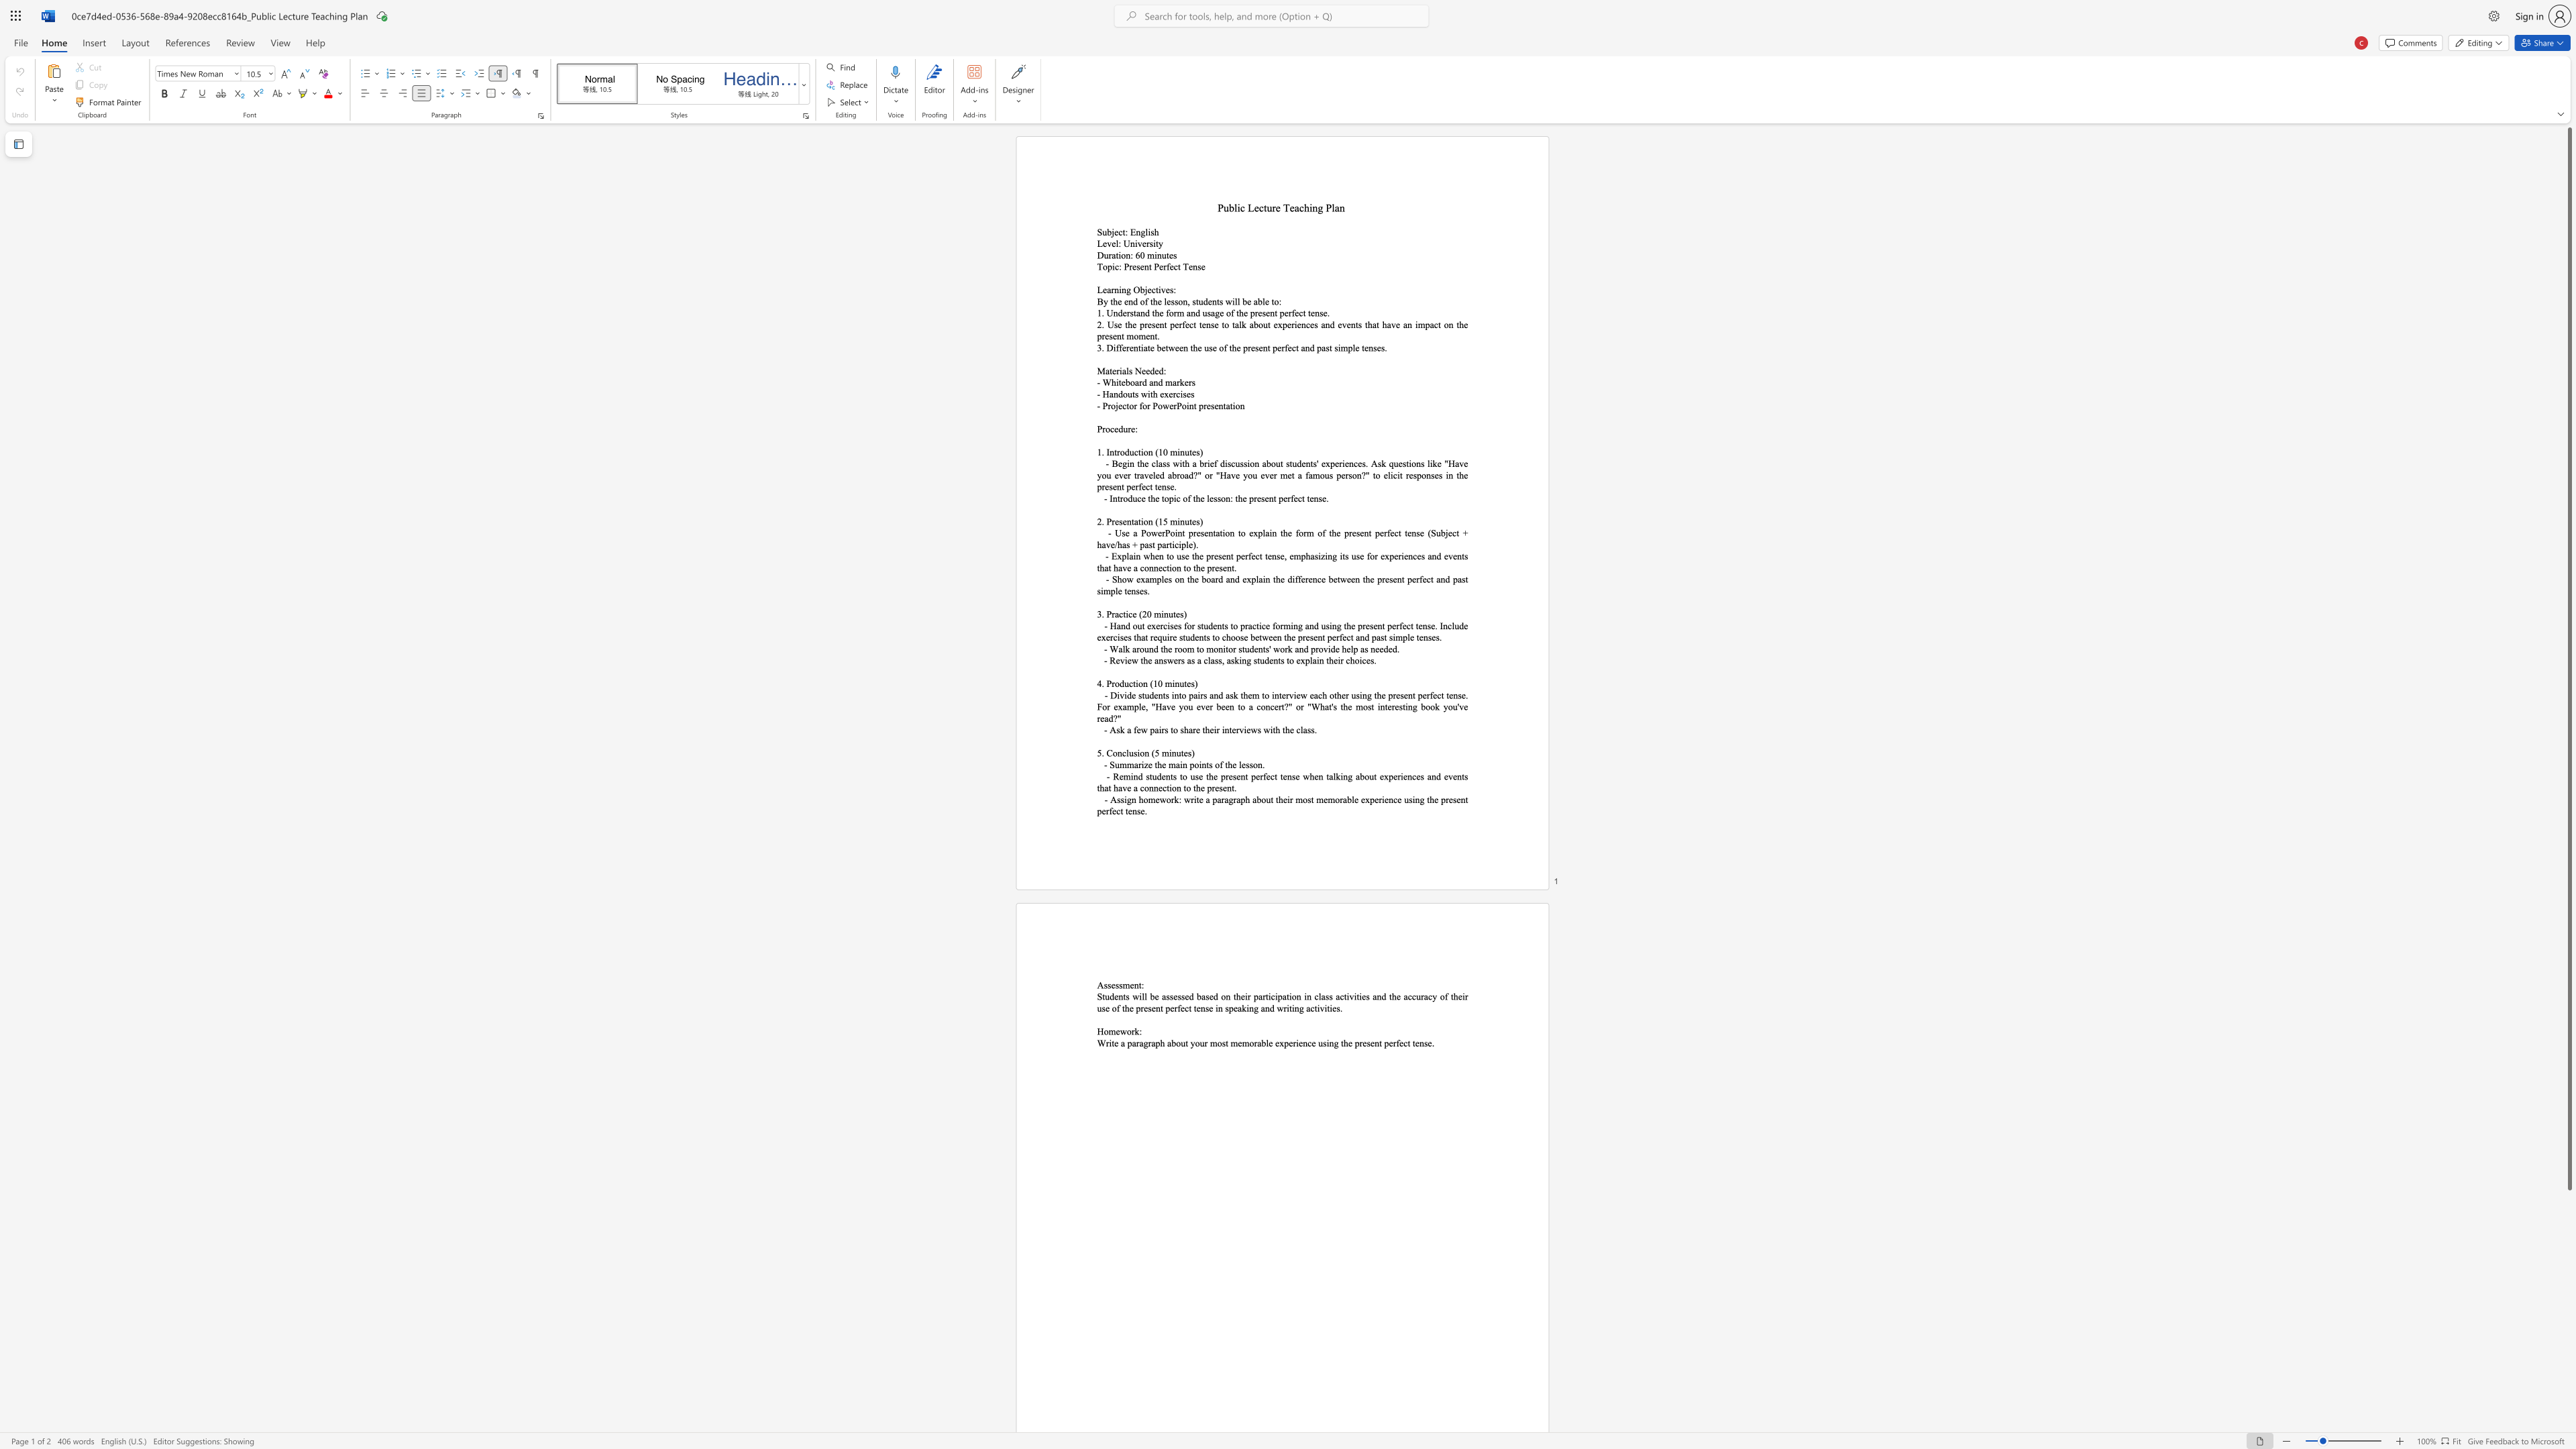 This screenshot has width=2576, height=1449. Describe the element at coordinates (1240, 659) in the screenshot. I see `the 2th character "i" in the text` at that location.